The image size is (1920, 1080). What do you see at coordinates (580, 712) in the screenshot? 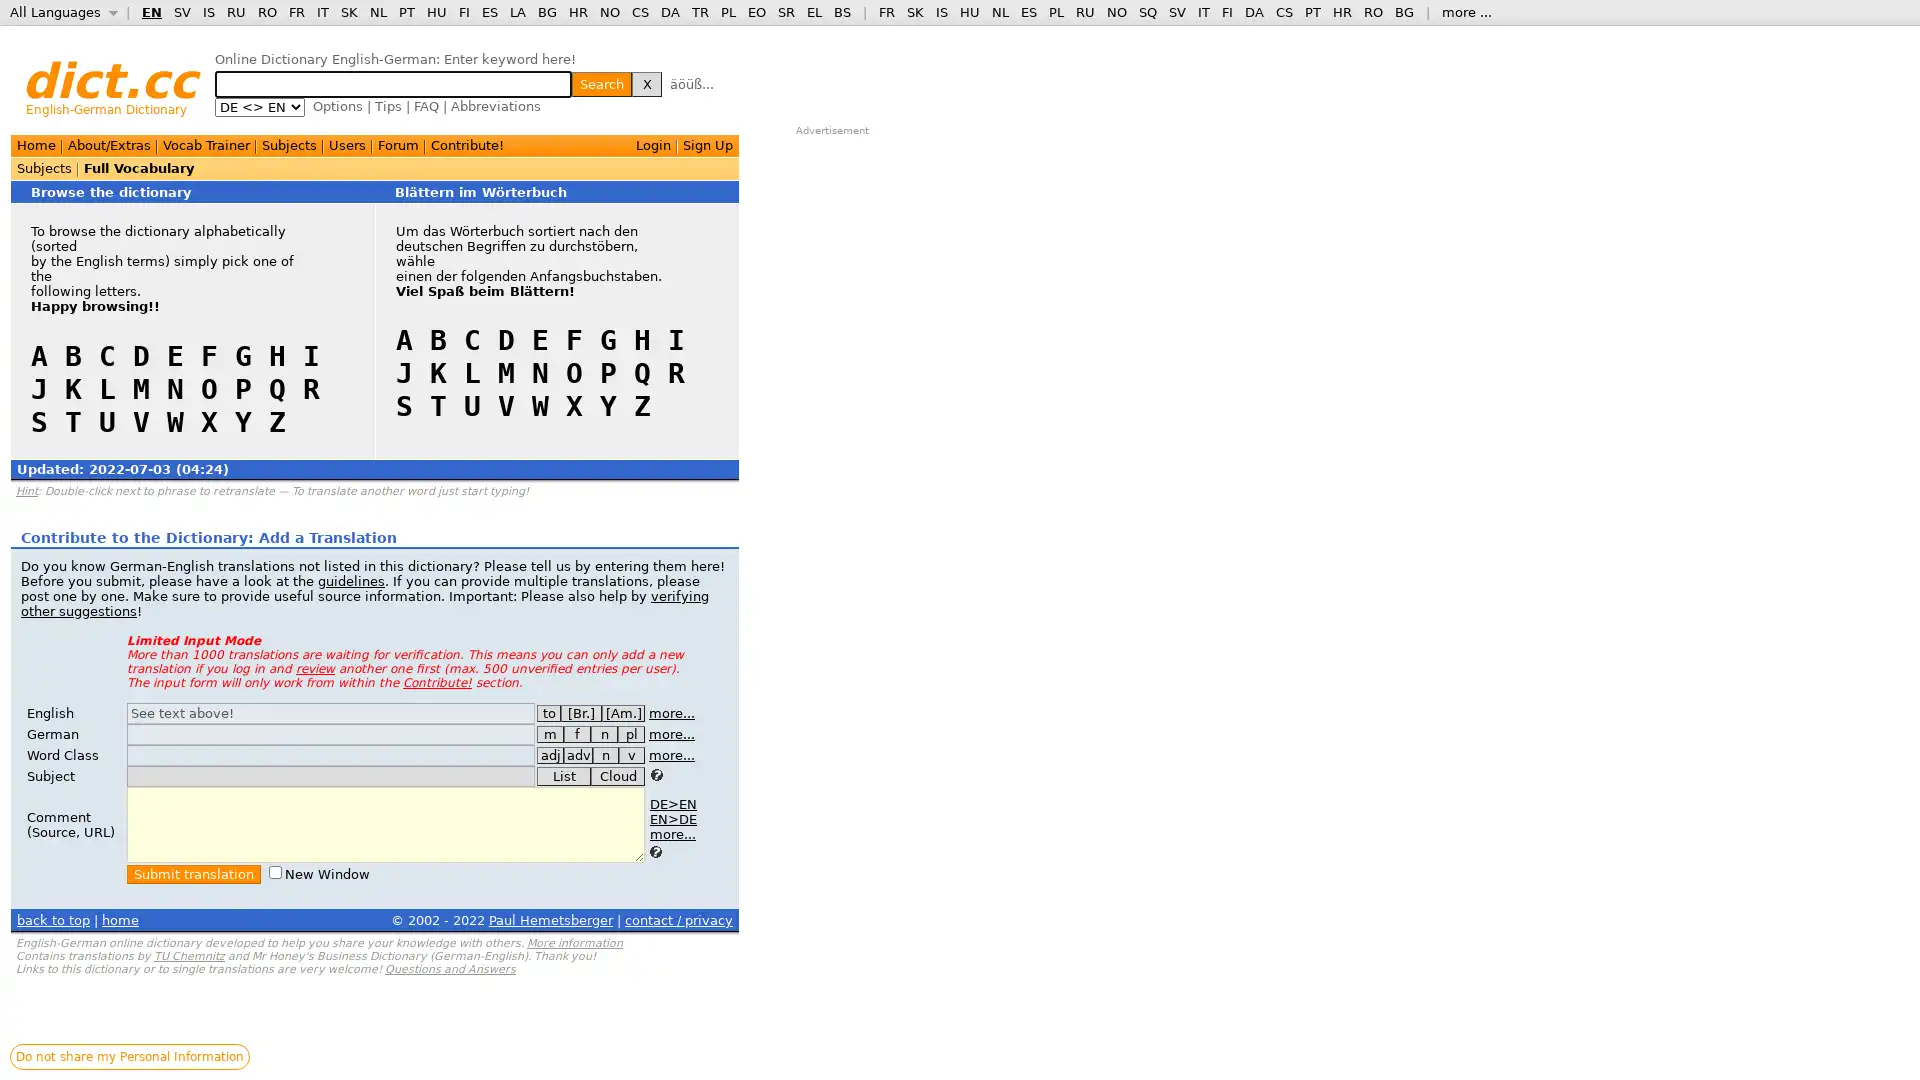
I see `[Br.]` at bounding box center [580, 712].